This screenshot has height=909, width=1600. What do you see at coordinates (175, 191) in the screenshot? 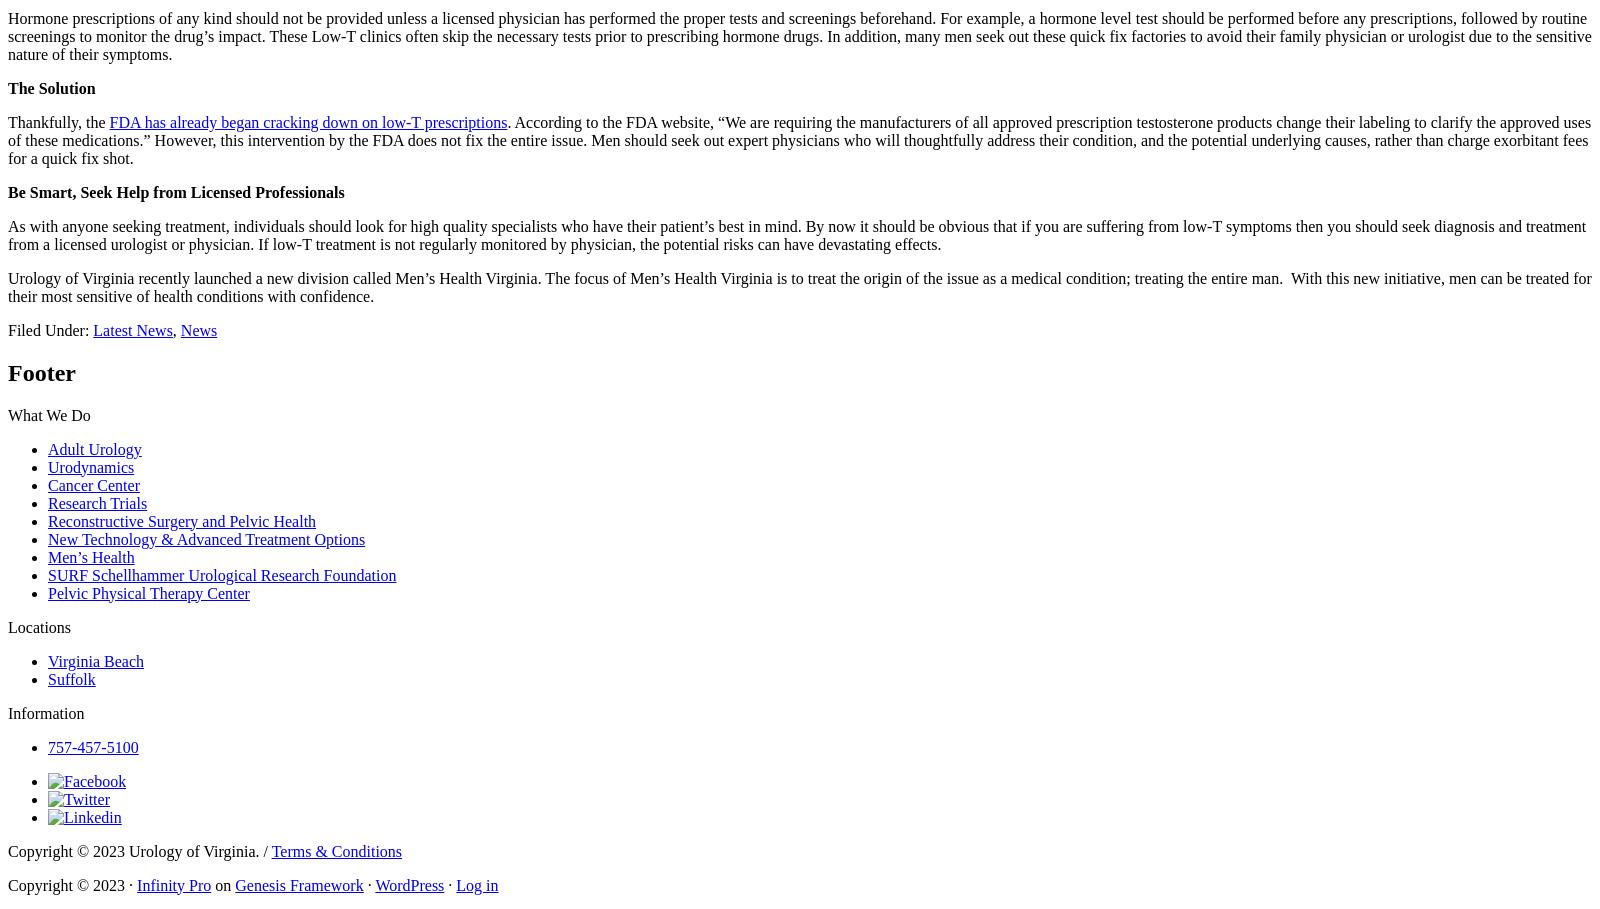
I see `'Be Smart, Seek Help from Licensed Professionals'` at bounding box center [175, 191].